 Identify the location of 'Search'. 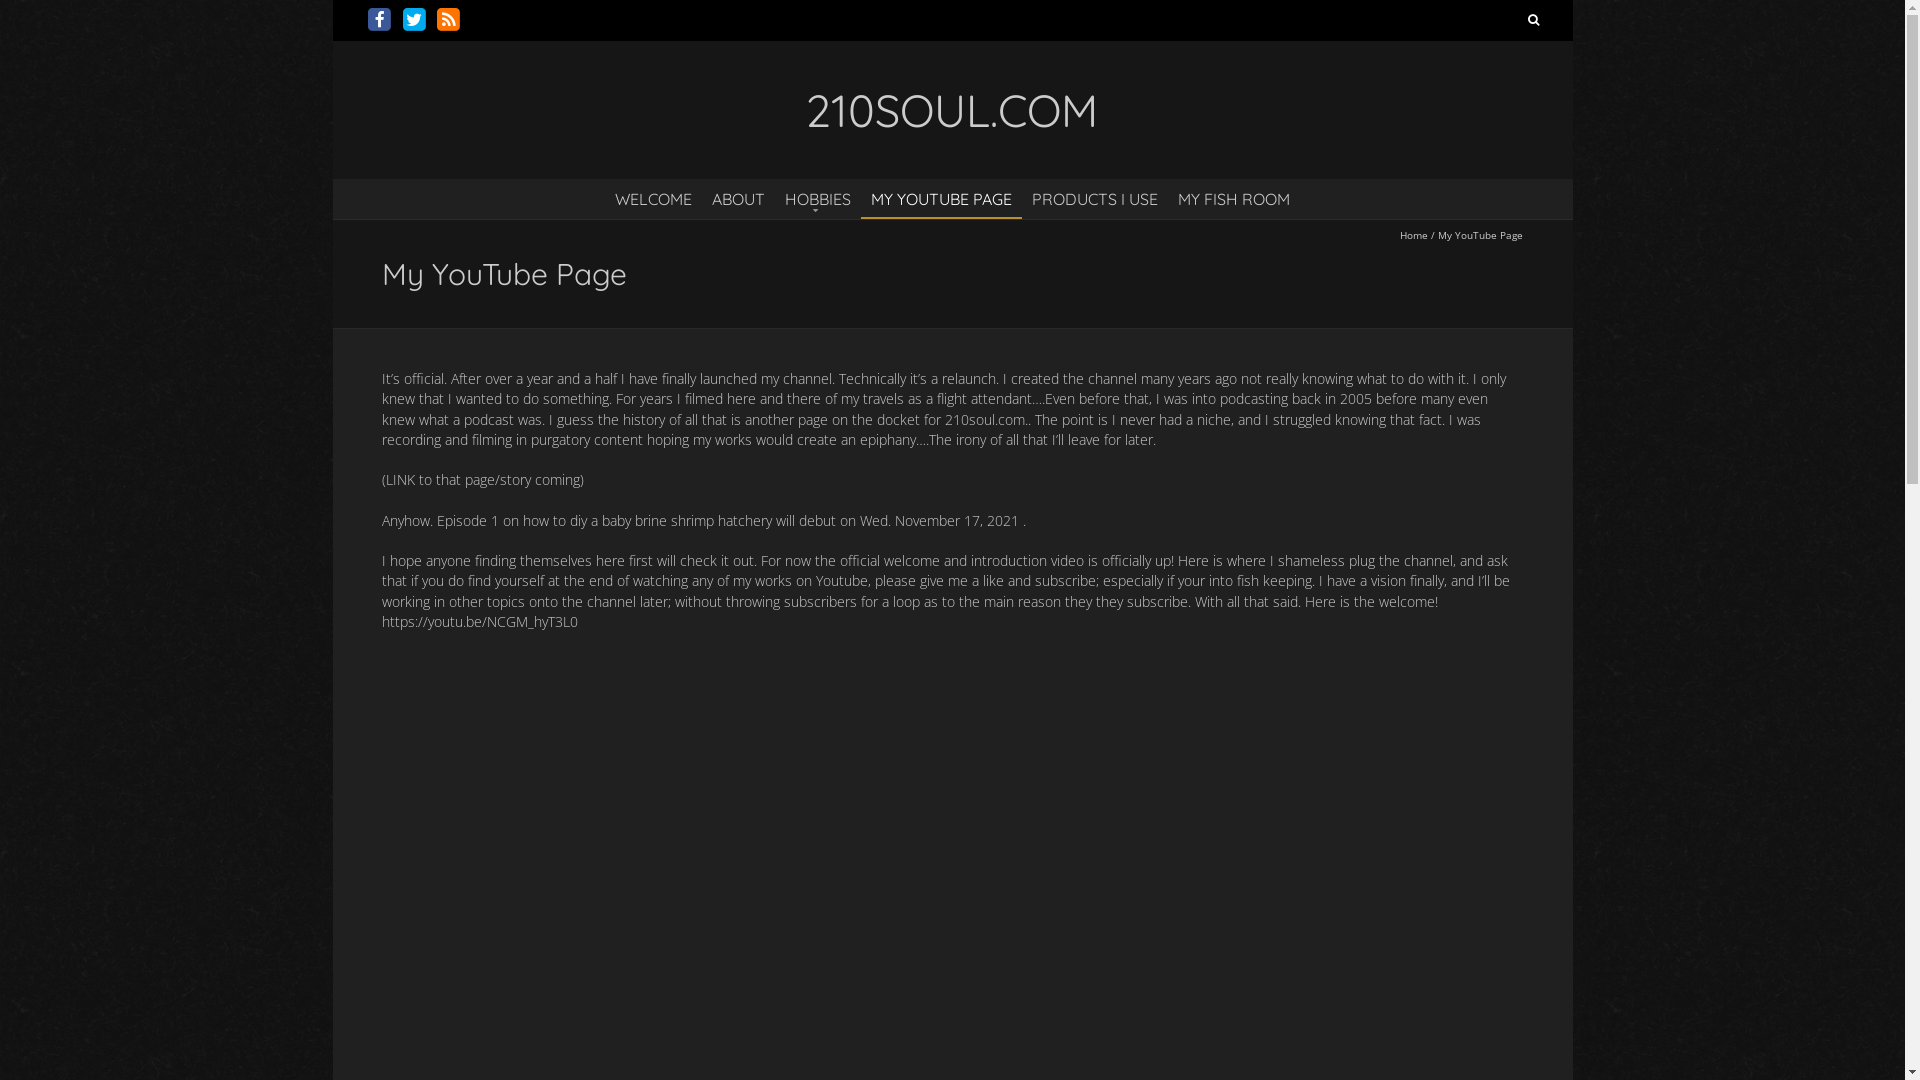
(1531, 19).